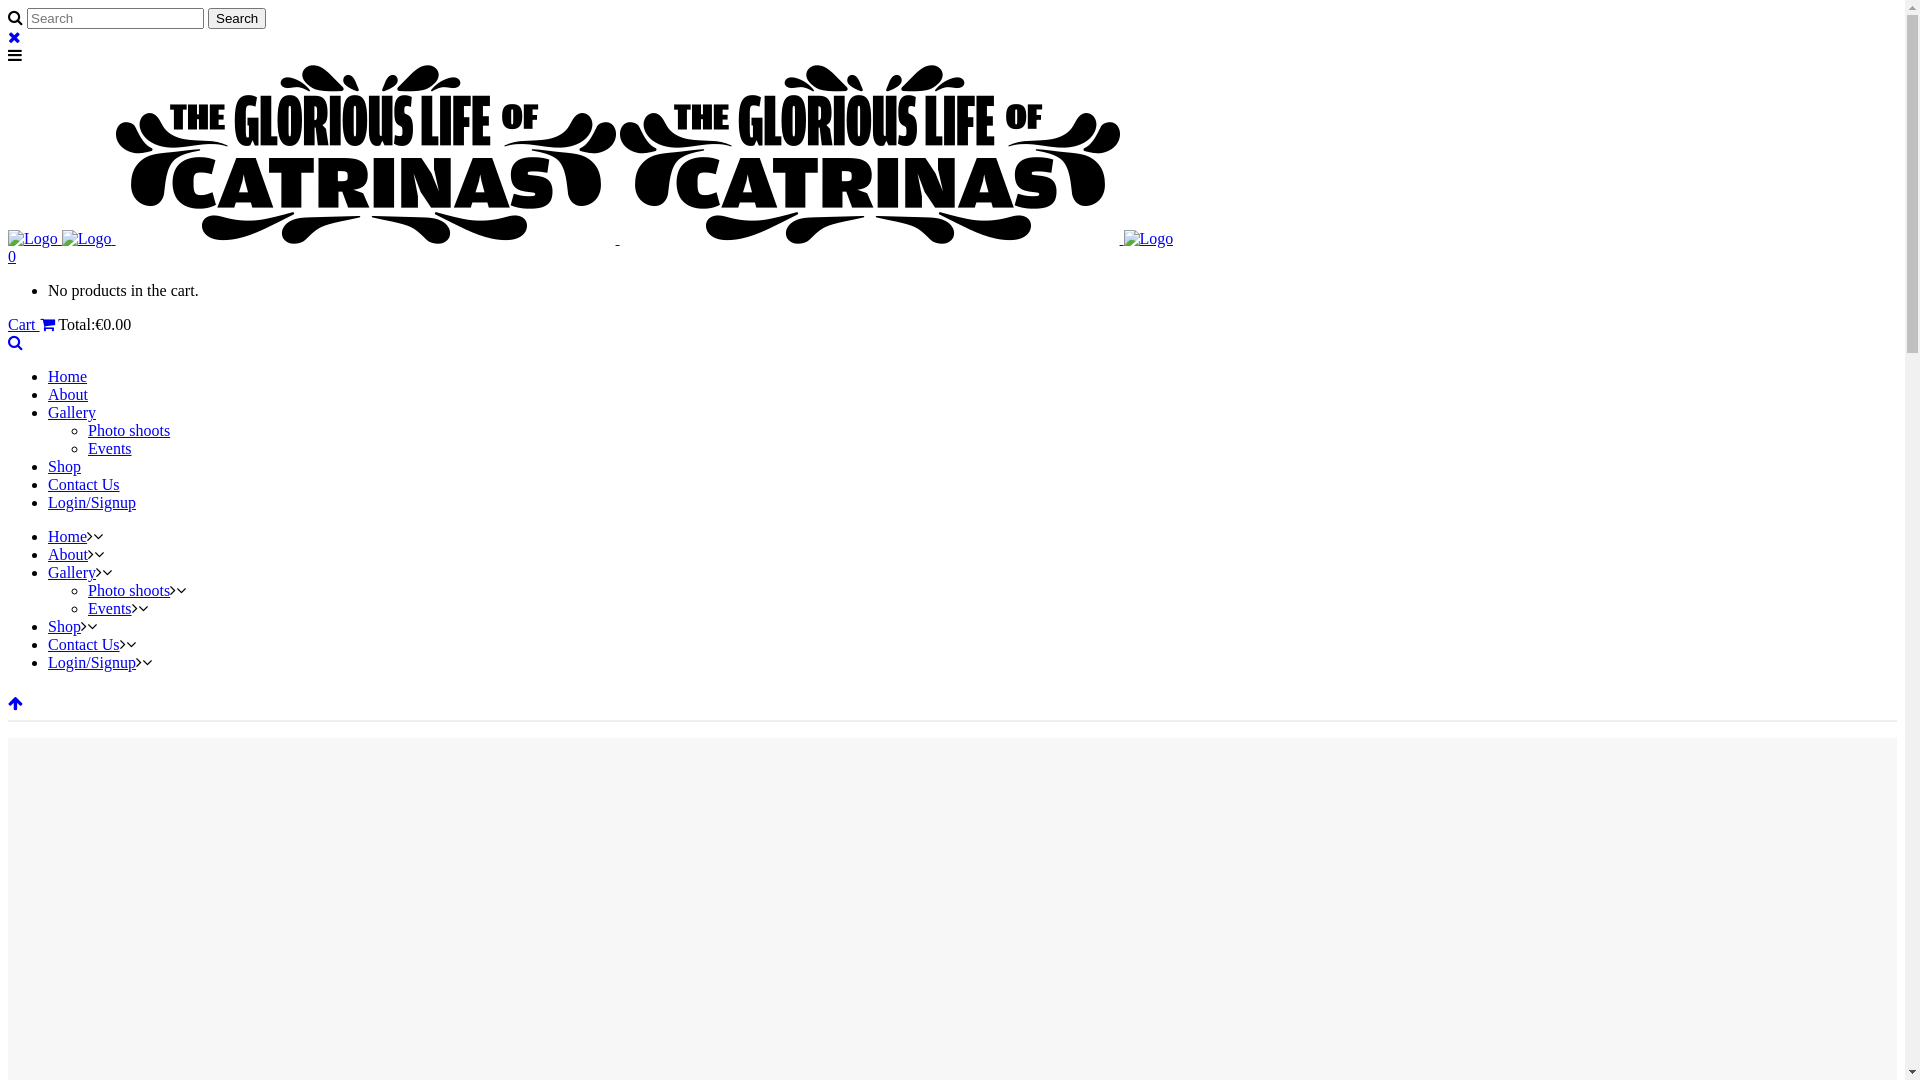 The image size is (1920, 1080). Describe the element at coordinates (67, 554) in the screenshot. I see `'About'` at that location.